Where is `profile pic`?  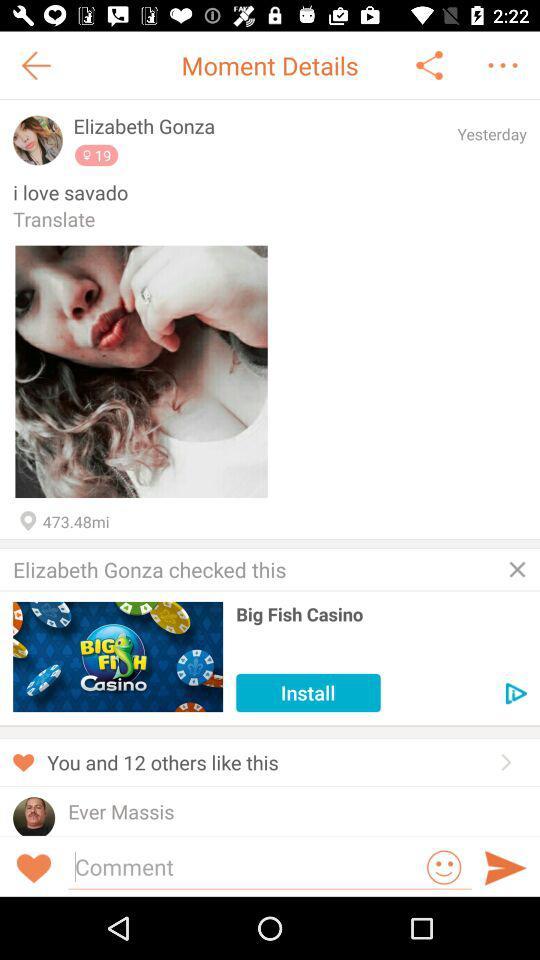
profile pic is located at coordinates (38, 139).